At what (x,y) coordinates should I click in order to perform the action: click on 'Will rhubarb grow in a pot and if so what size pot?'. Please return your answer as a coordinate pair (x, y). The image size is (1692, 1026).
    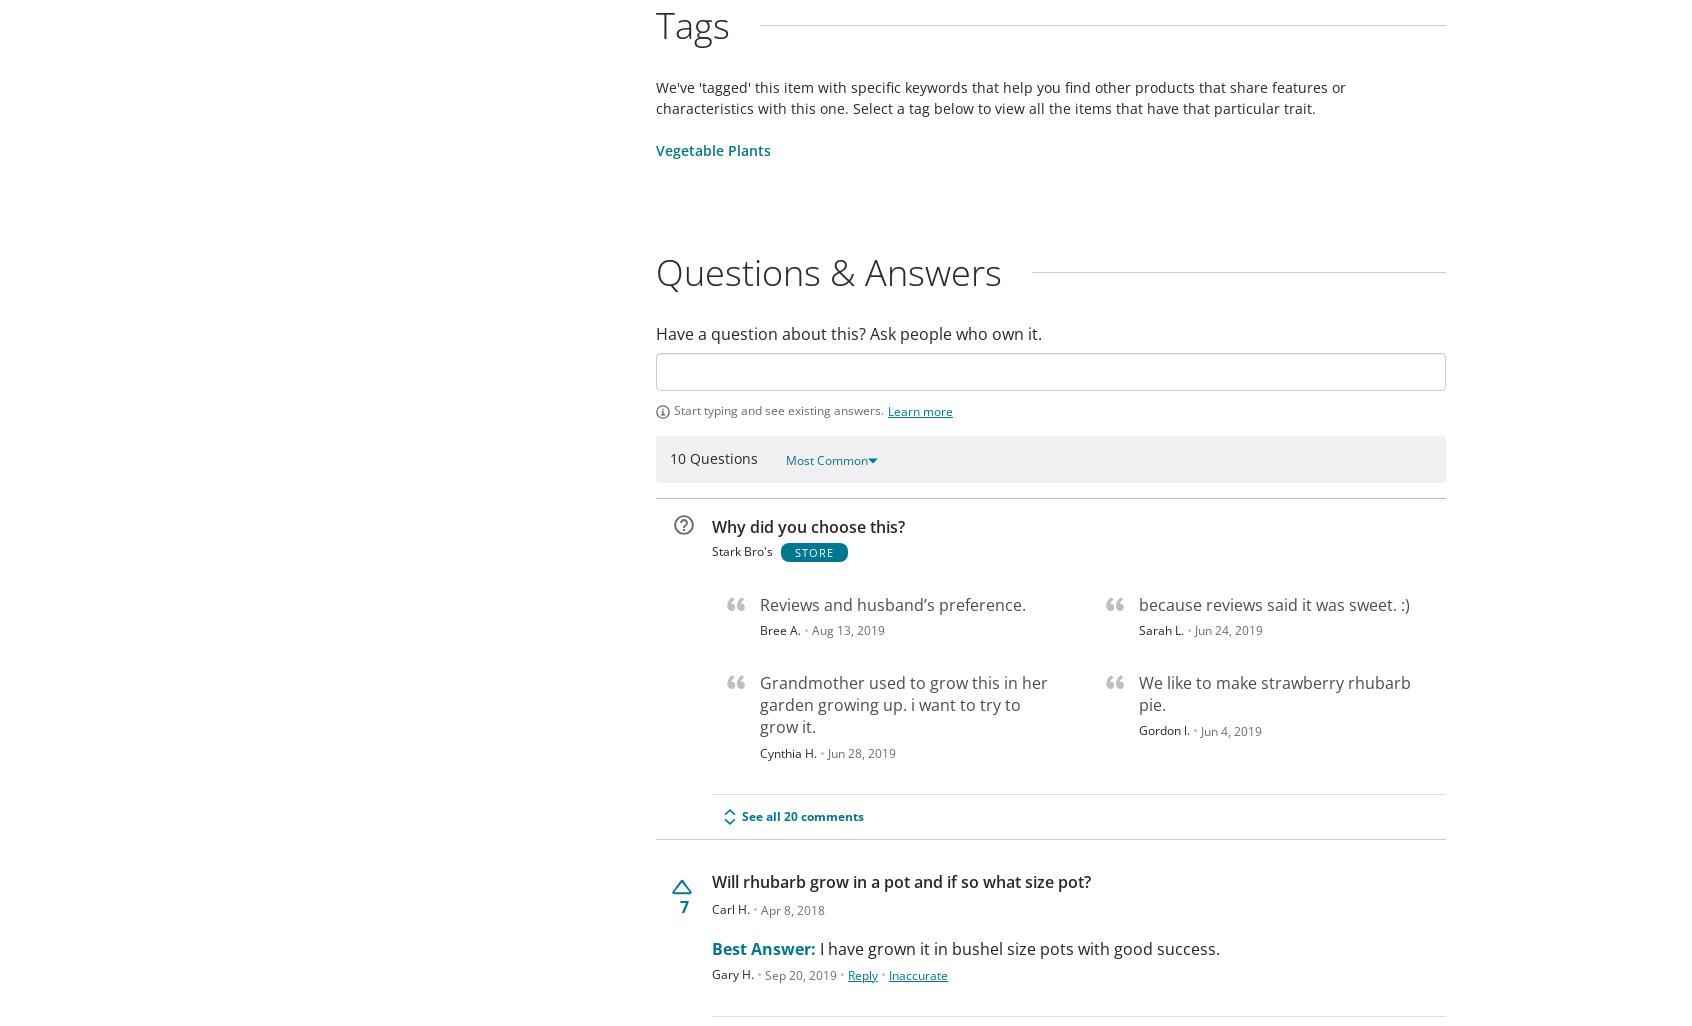
    Looking at the image, I should click on (900, 880).